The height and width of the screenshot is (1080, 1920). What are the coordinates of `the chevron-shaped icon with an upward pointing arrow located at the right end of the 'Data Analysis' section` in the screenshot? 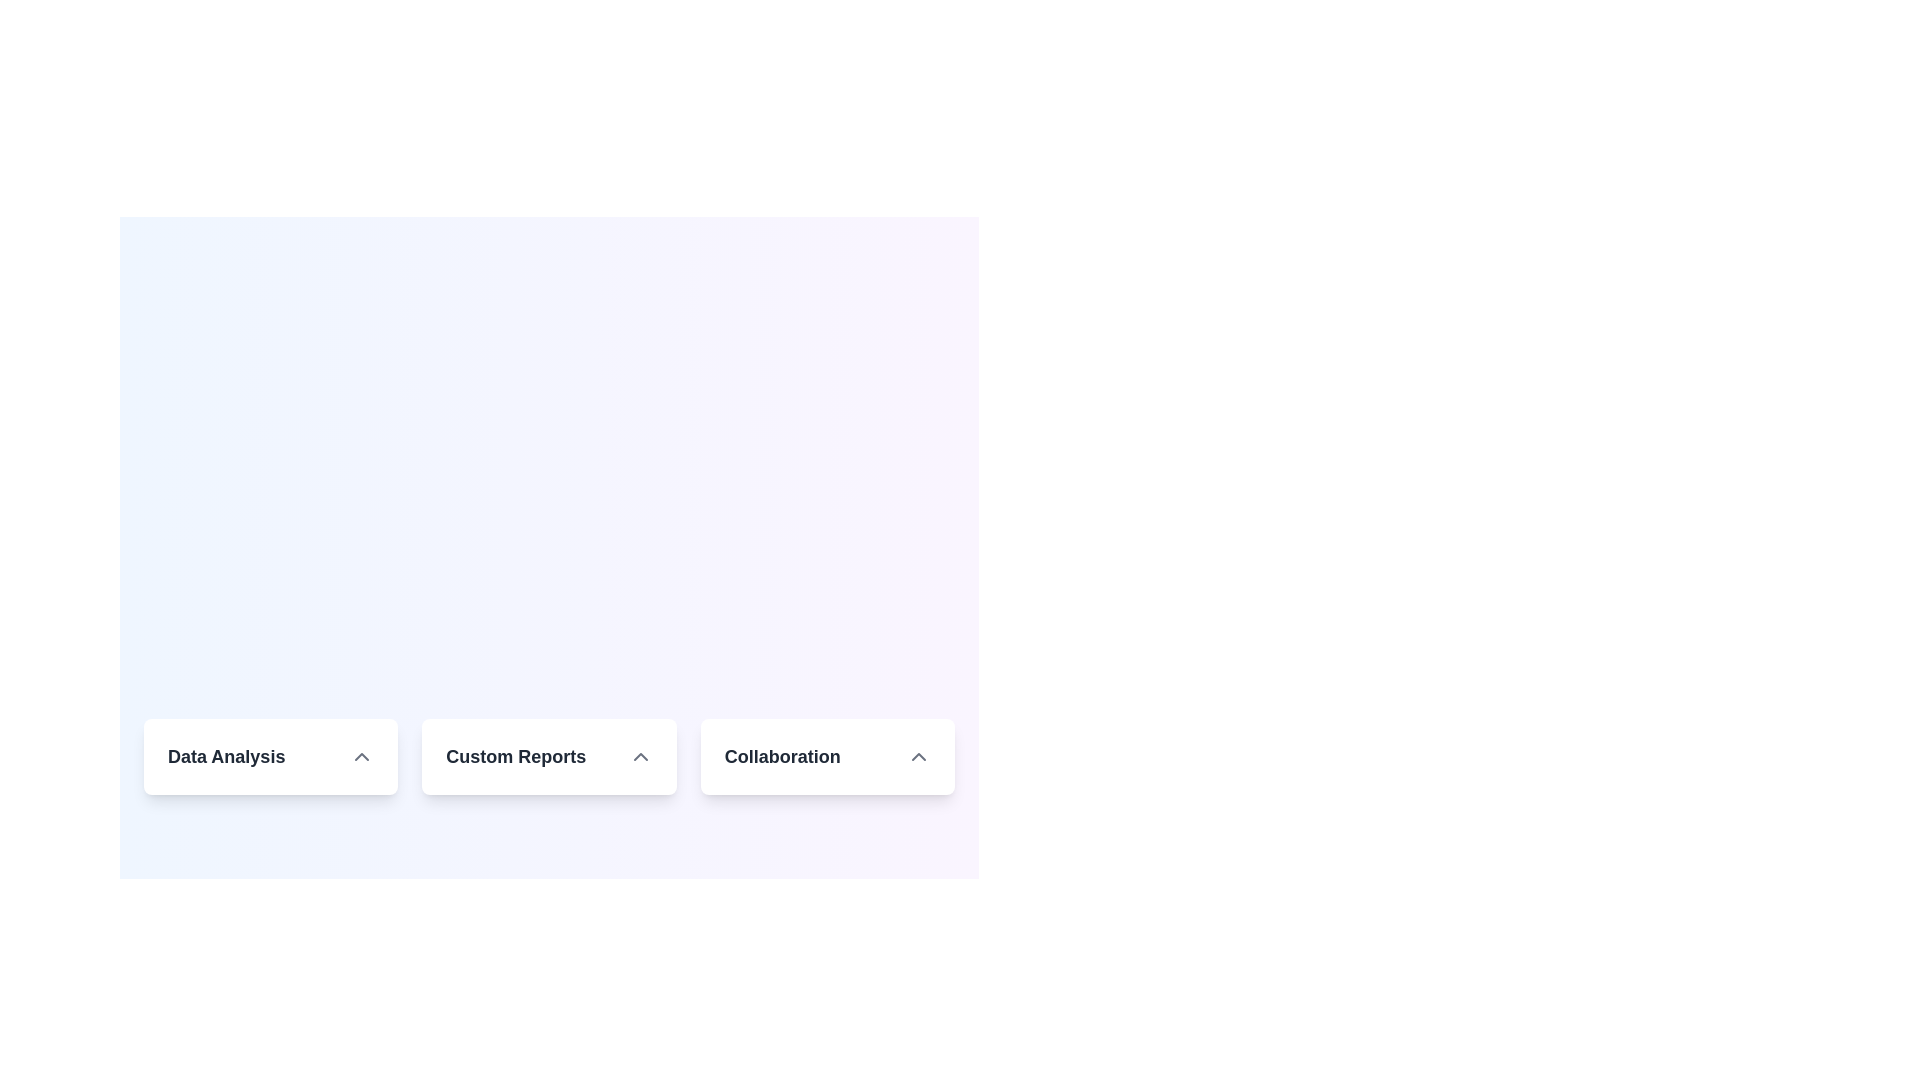 It's located at (362, 756).